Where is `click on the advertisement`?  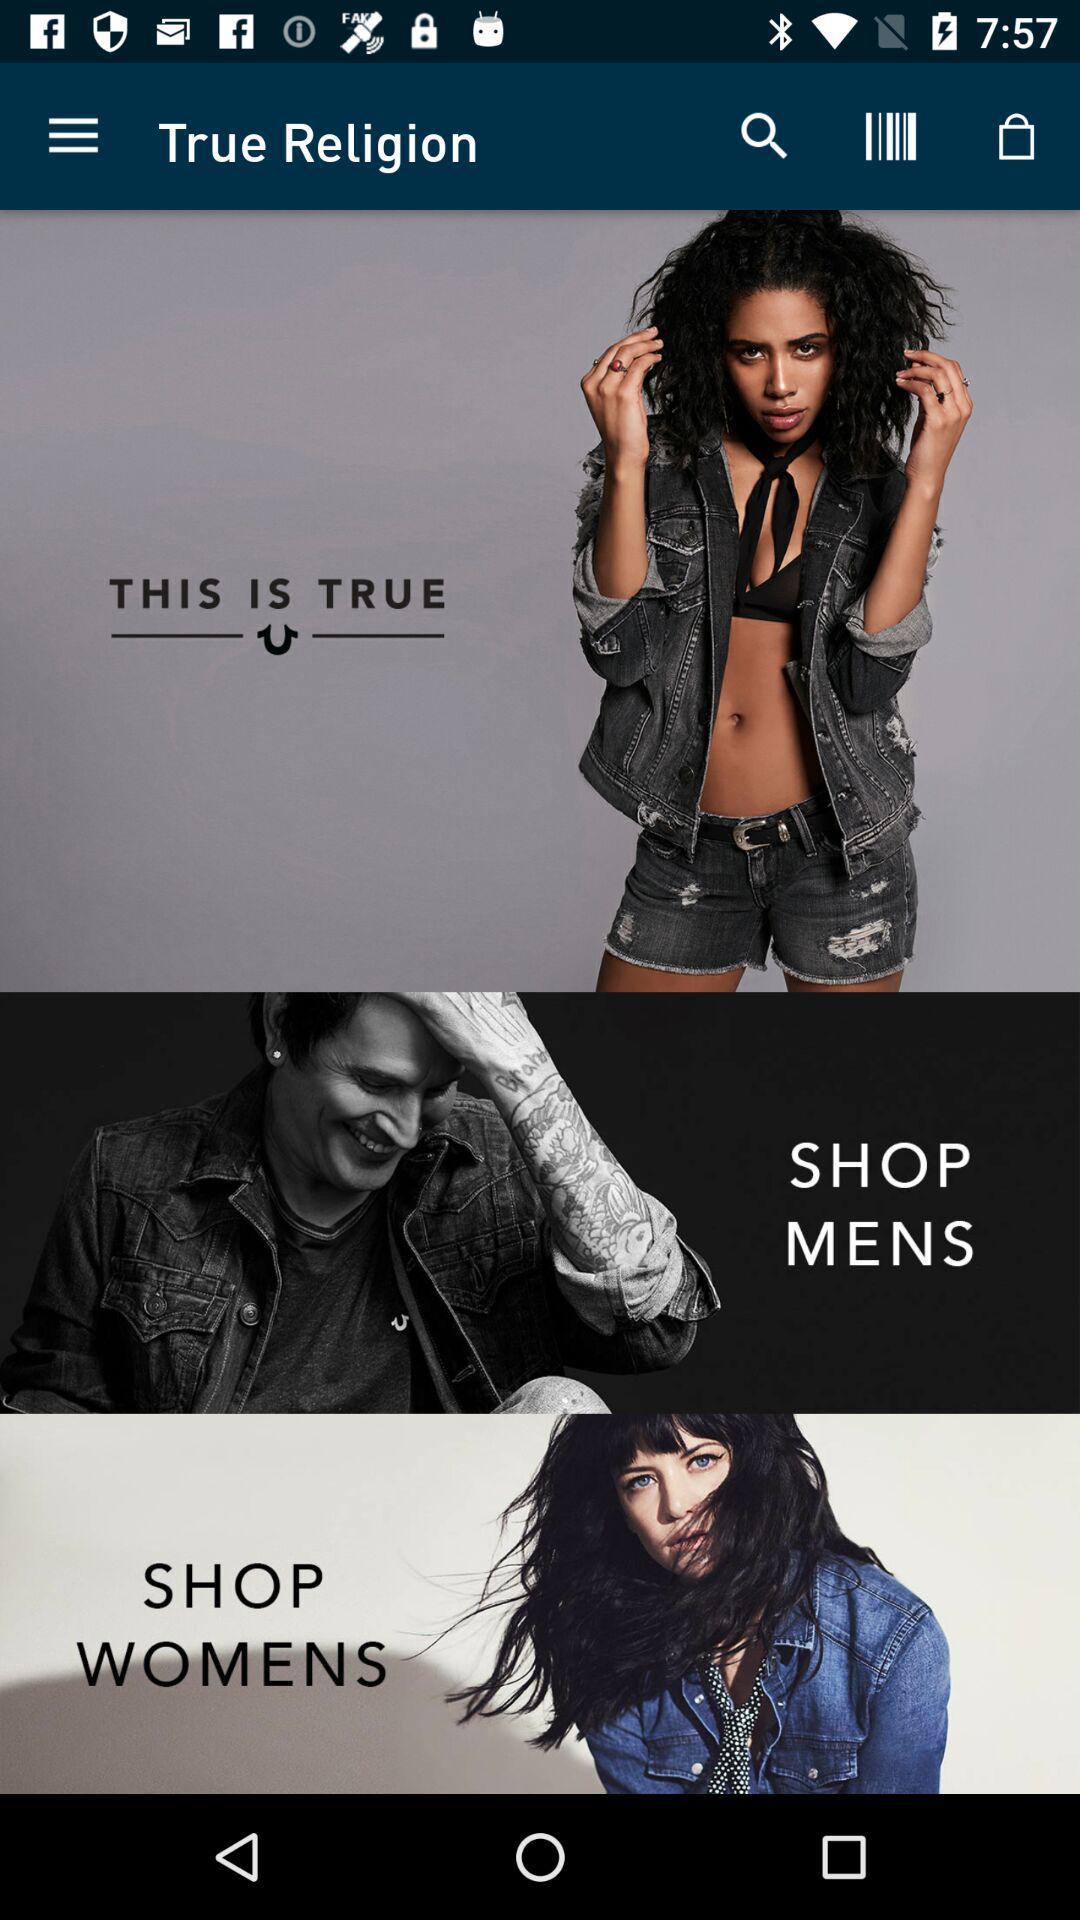
click on the advertisement is located at coordinates (270, 600).